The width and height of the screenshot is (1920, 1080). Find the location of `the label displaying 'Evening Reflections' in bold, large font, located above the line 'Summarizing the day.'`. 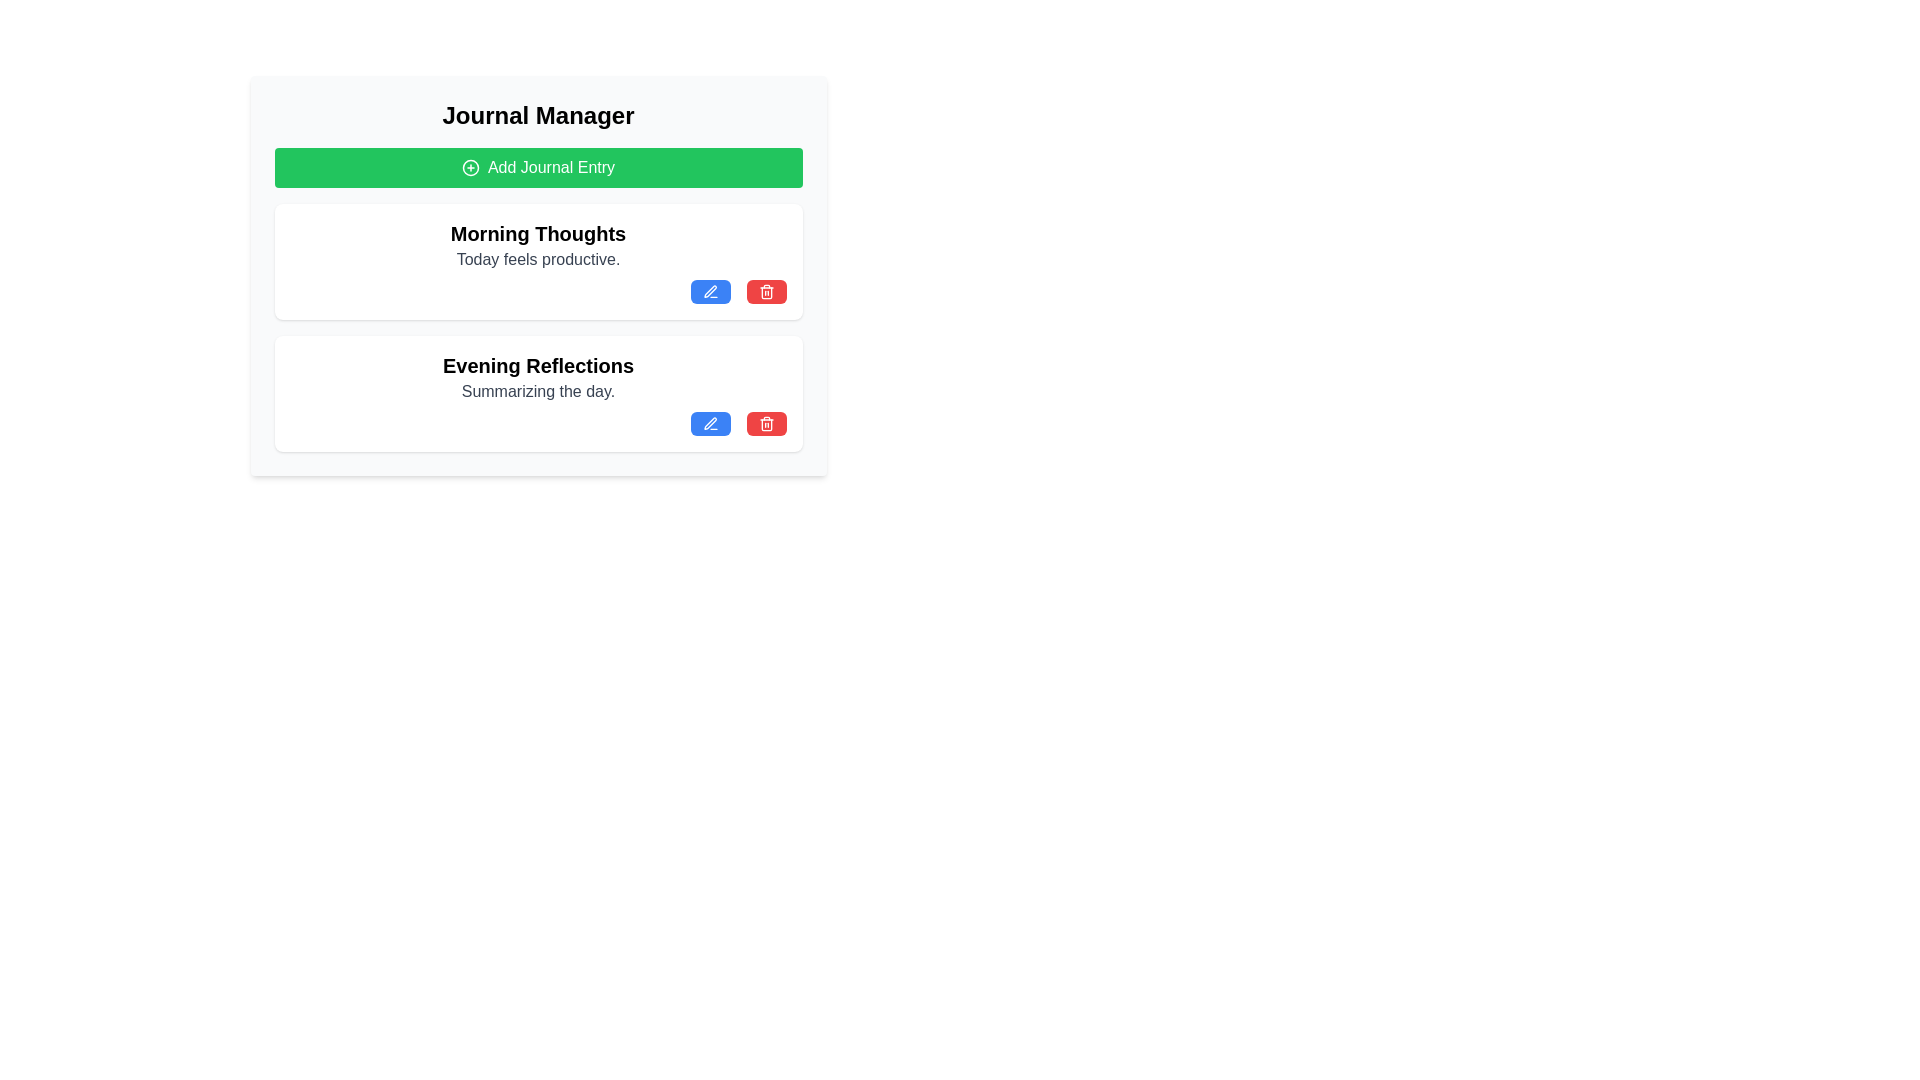

the label displaying 'Evening Reflections' in bold, large font, located above the line 'Summarizing the day.' is located at coordinates (538, 366).